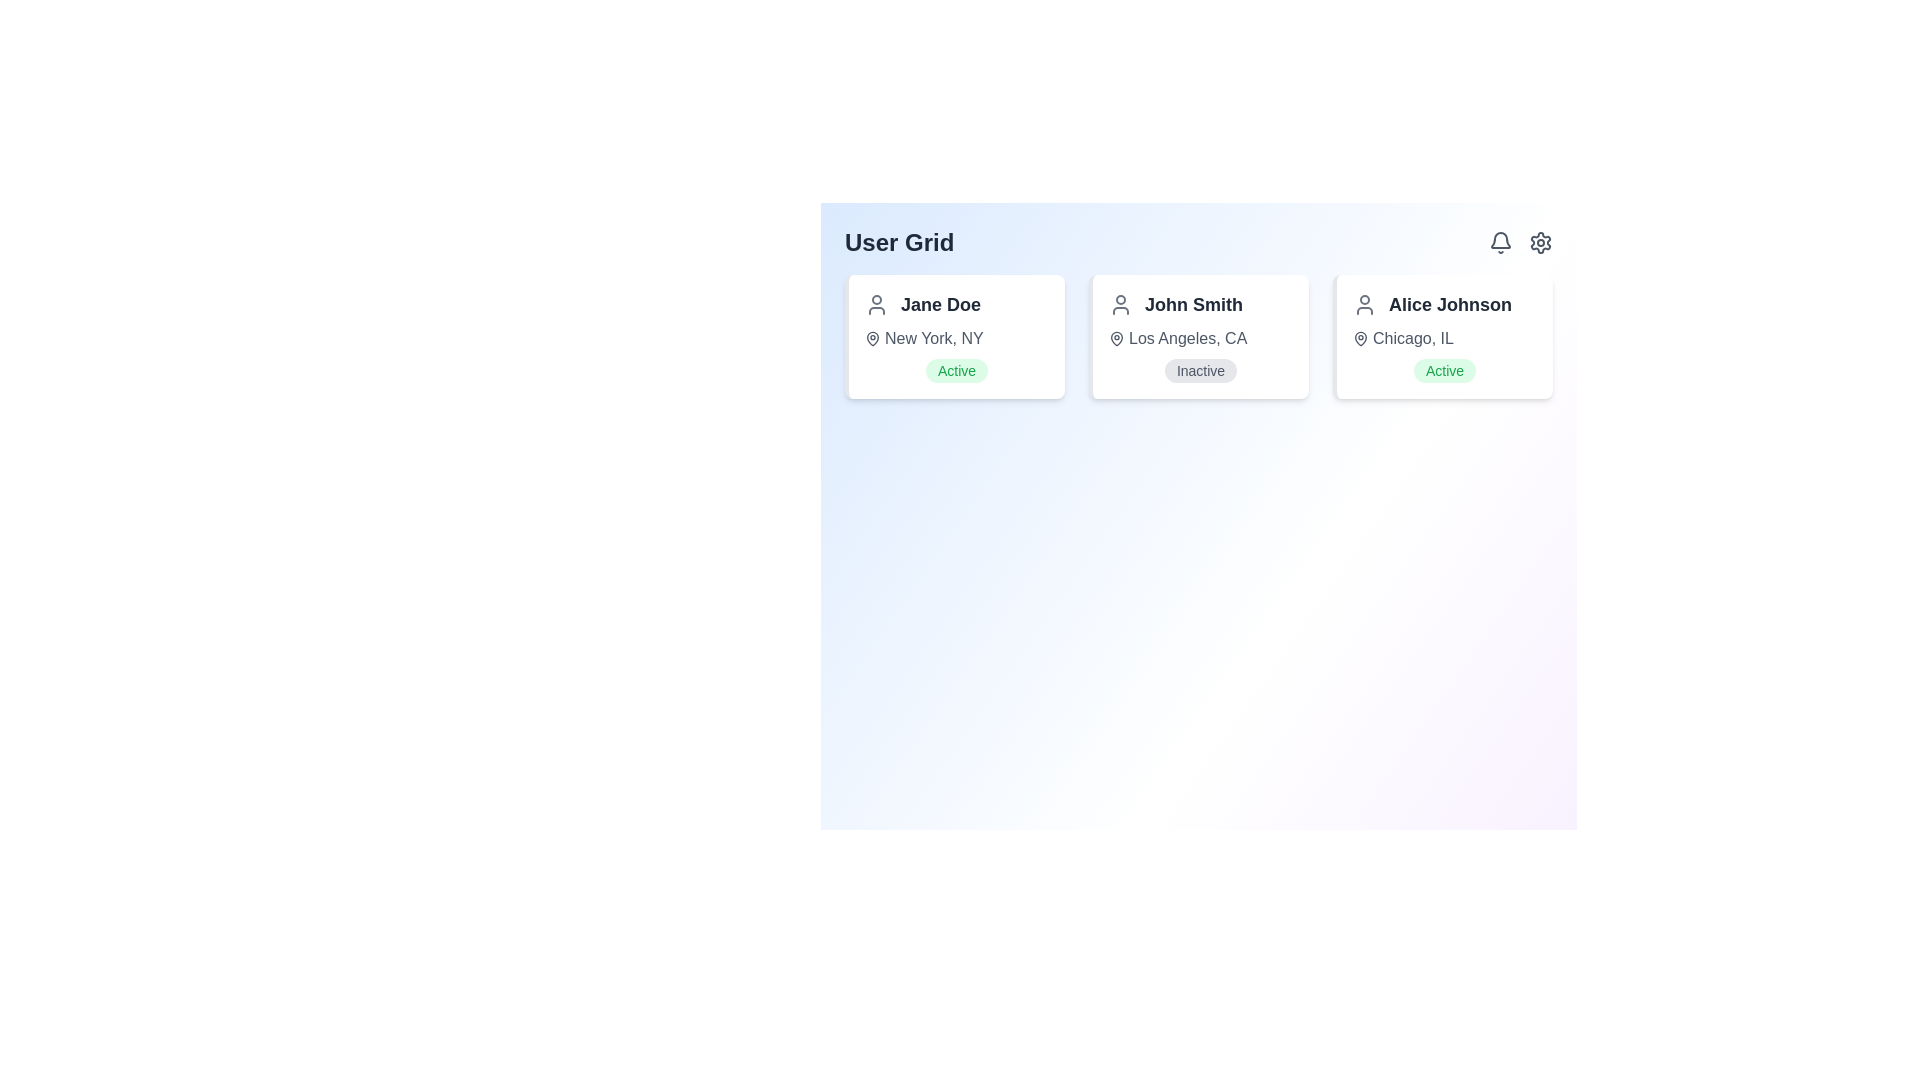 This screenshot has height=1080, width=1920. What do you see at coordinates (1501, 242) in the screenshot?
I see `the bell icon located at the top-right corner of the interface` at bounding box center [1501, 242].